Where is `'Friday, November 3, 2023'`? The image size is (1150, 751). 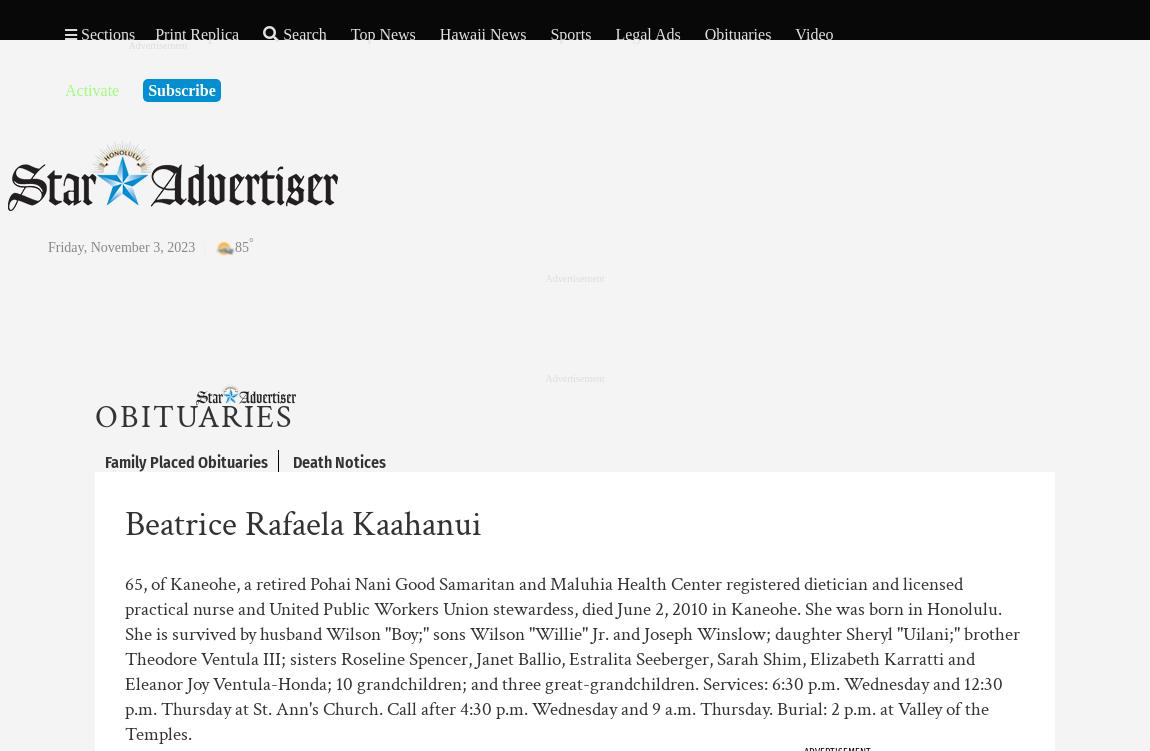
'Friday, November 3, 2023' is located at coordinates (120, 245).